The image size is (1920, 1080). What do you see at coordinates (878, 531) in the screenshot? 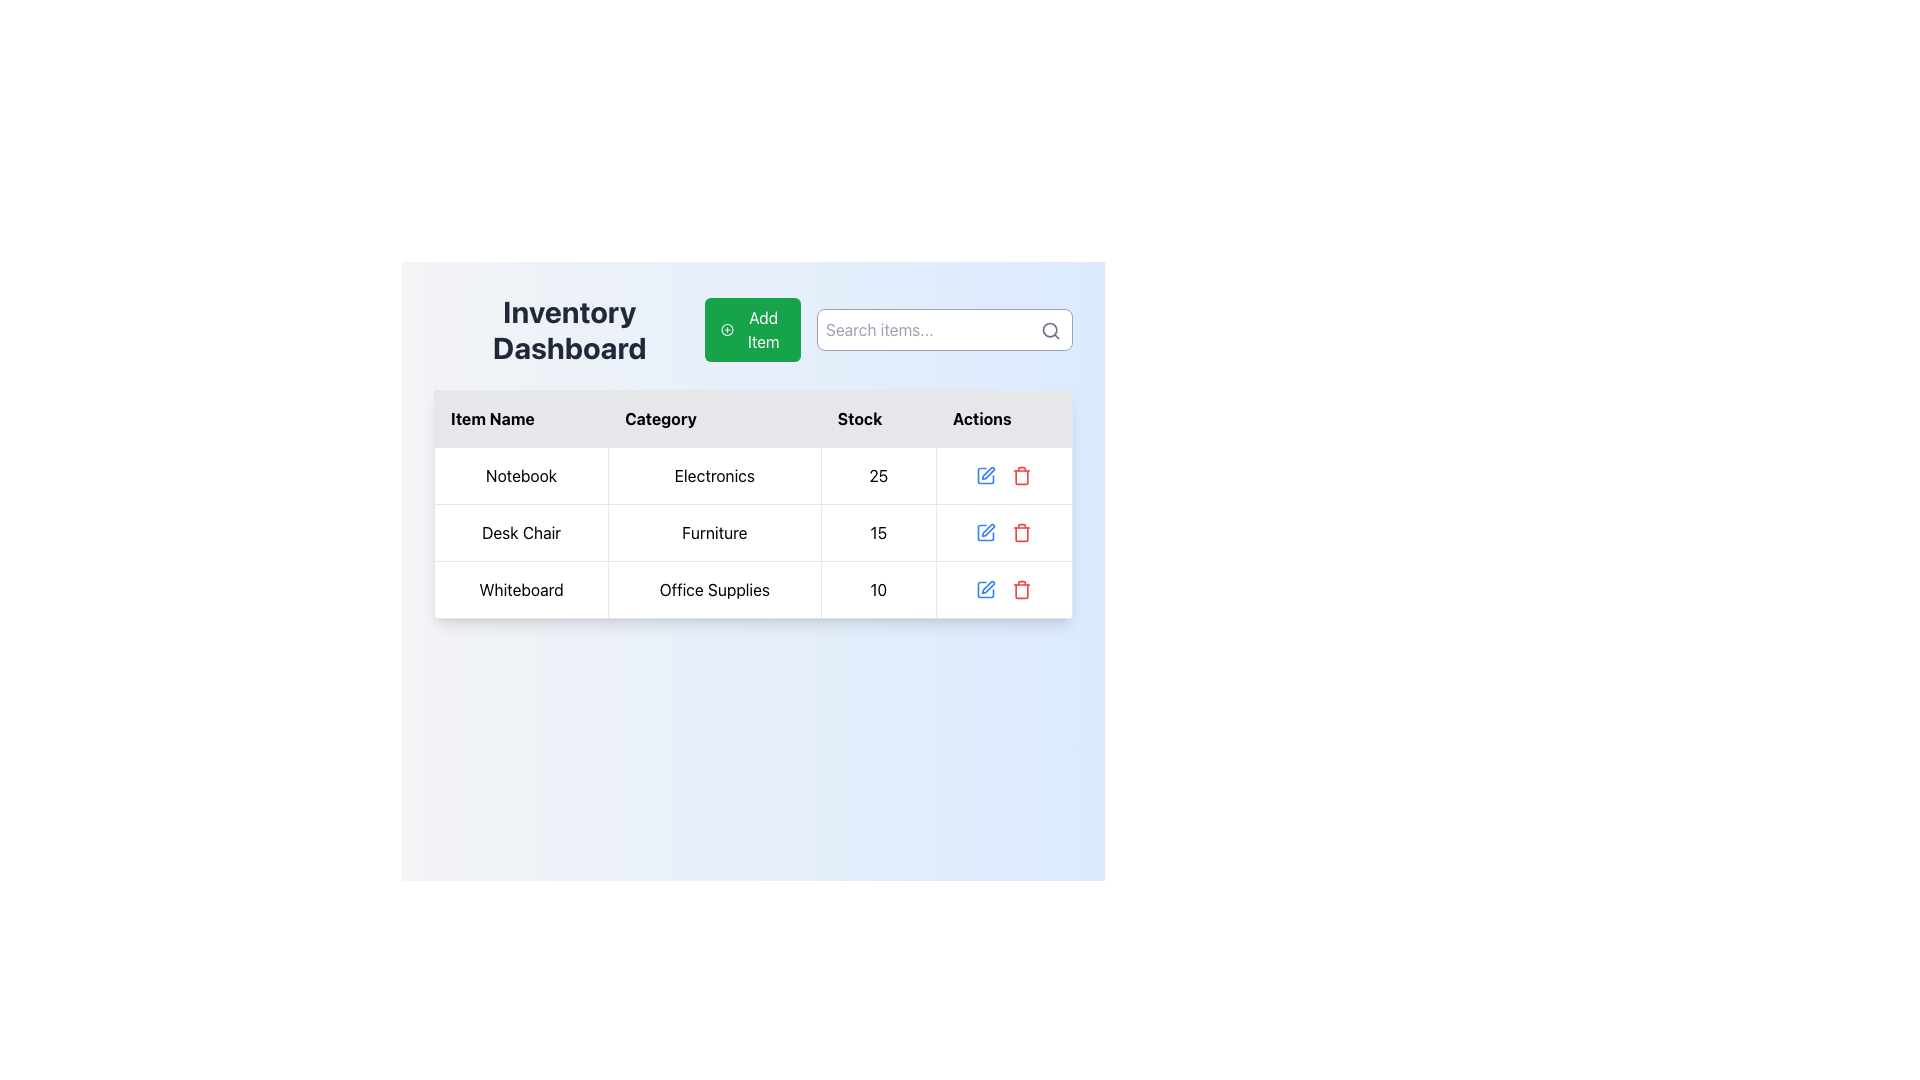
I see `the text field that indicates the quantity of 'Desk Chair' items available in stock, located in the 'Stock' column of the second row, next to the 'Furniture' cell` at bounding box center [878, 531].